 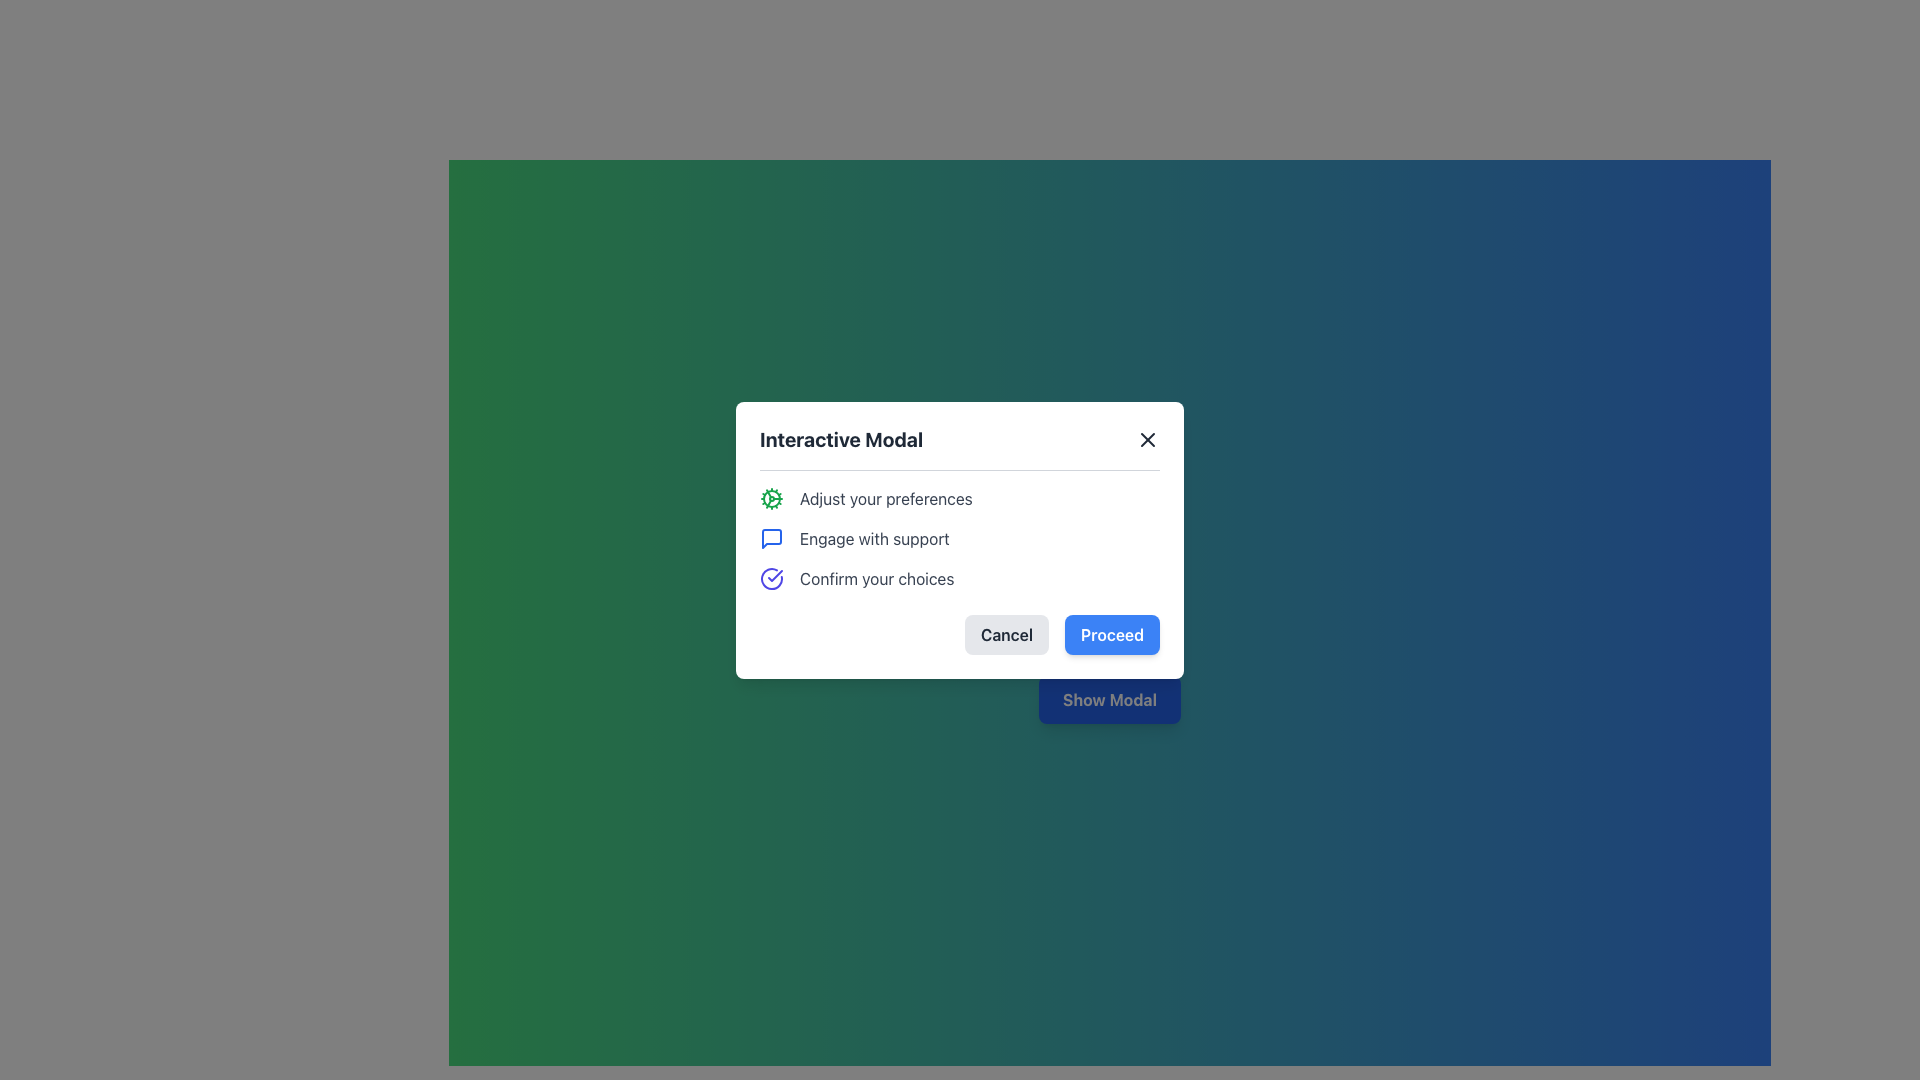 What do you see at coordinates (771, 536) in the screenshot?
I see `the conversation bubble icon representing messages, located in the modal interface under the 'Engage with support' option` at bounding box center [771, 536].